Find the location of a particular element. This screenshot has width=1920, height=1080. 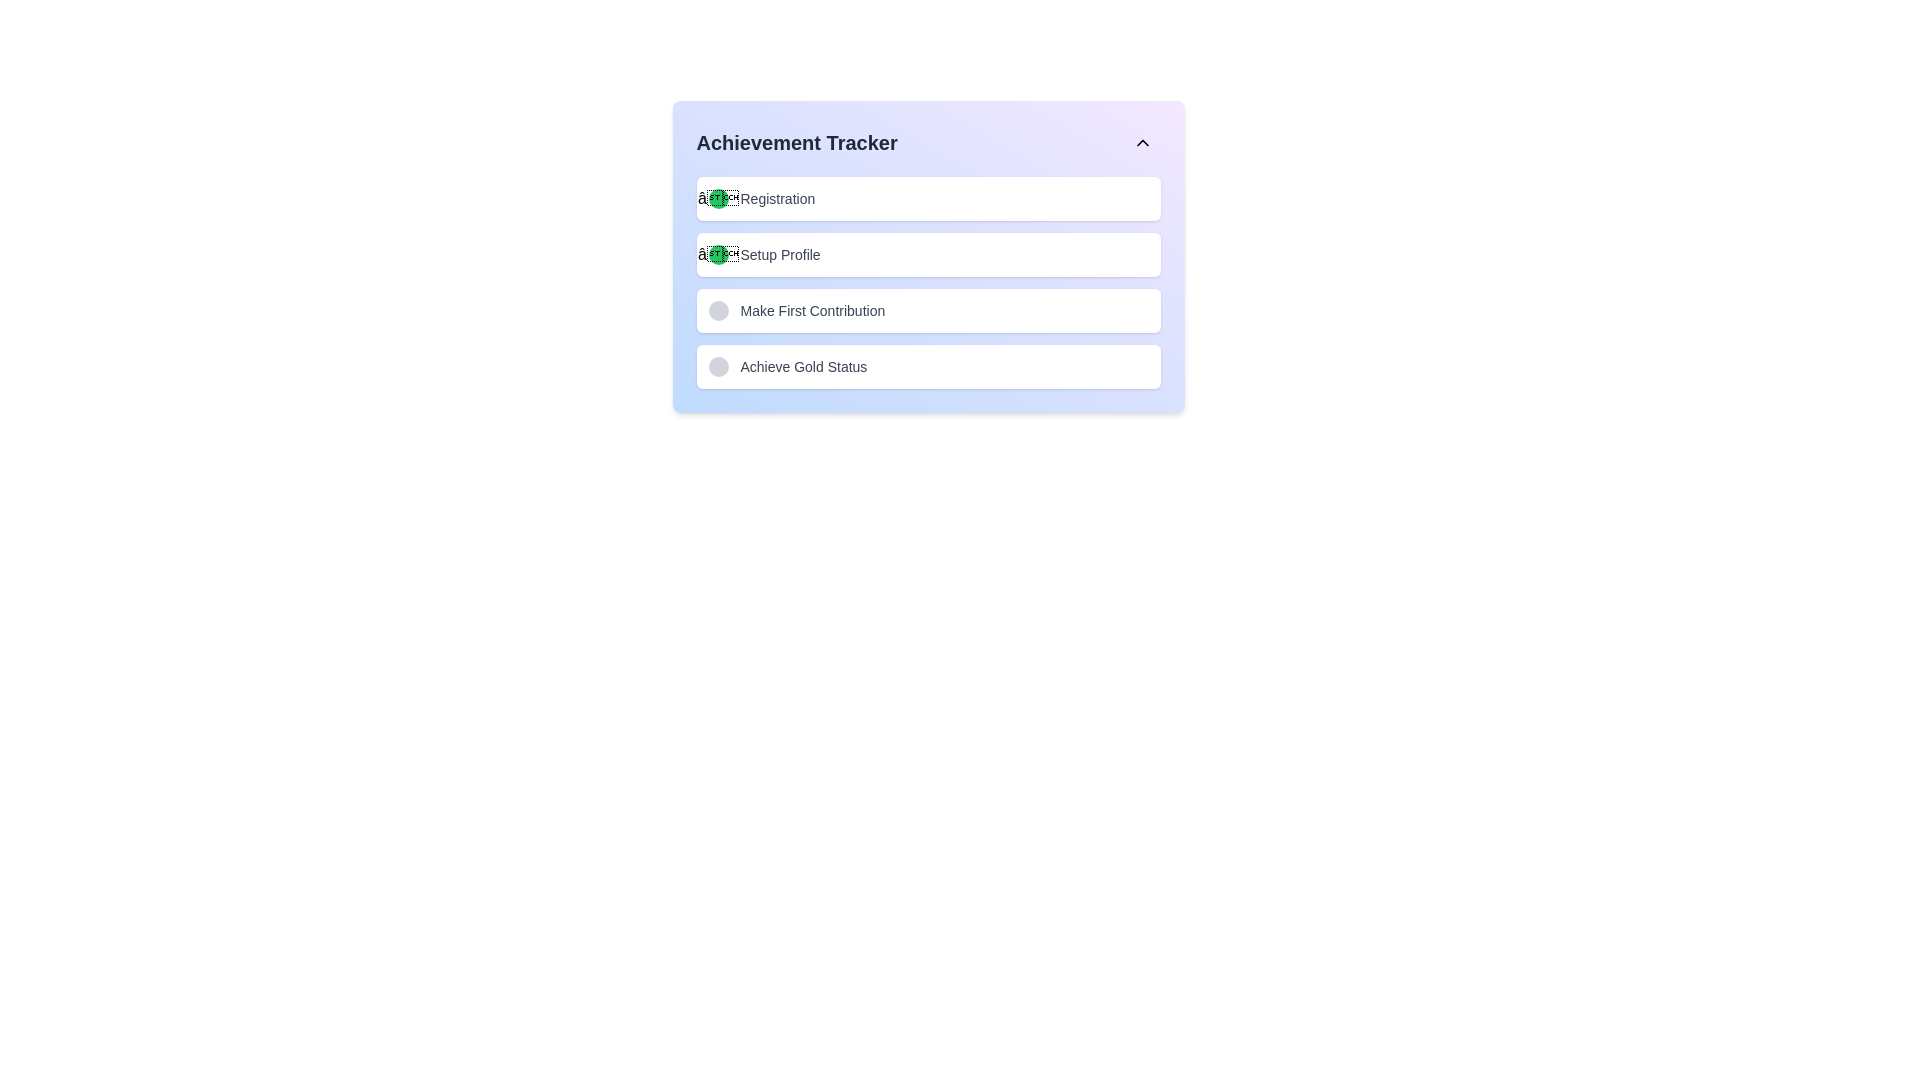

the small circular green Indicator Icon with a white checkmark, located to the left of the 'Setup Profile' text under the 'Achievement Tracker' section is located at coordinates (718, 253).